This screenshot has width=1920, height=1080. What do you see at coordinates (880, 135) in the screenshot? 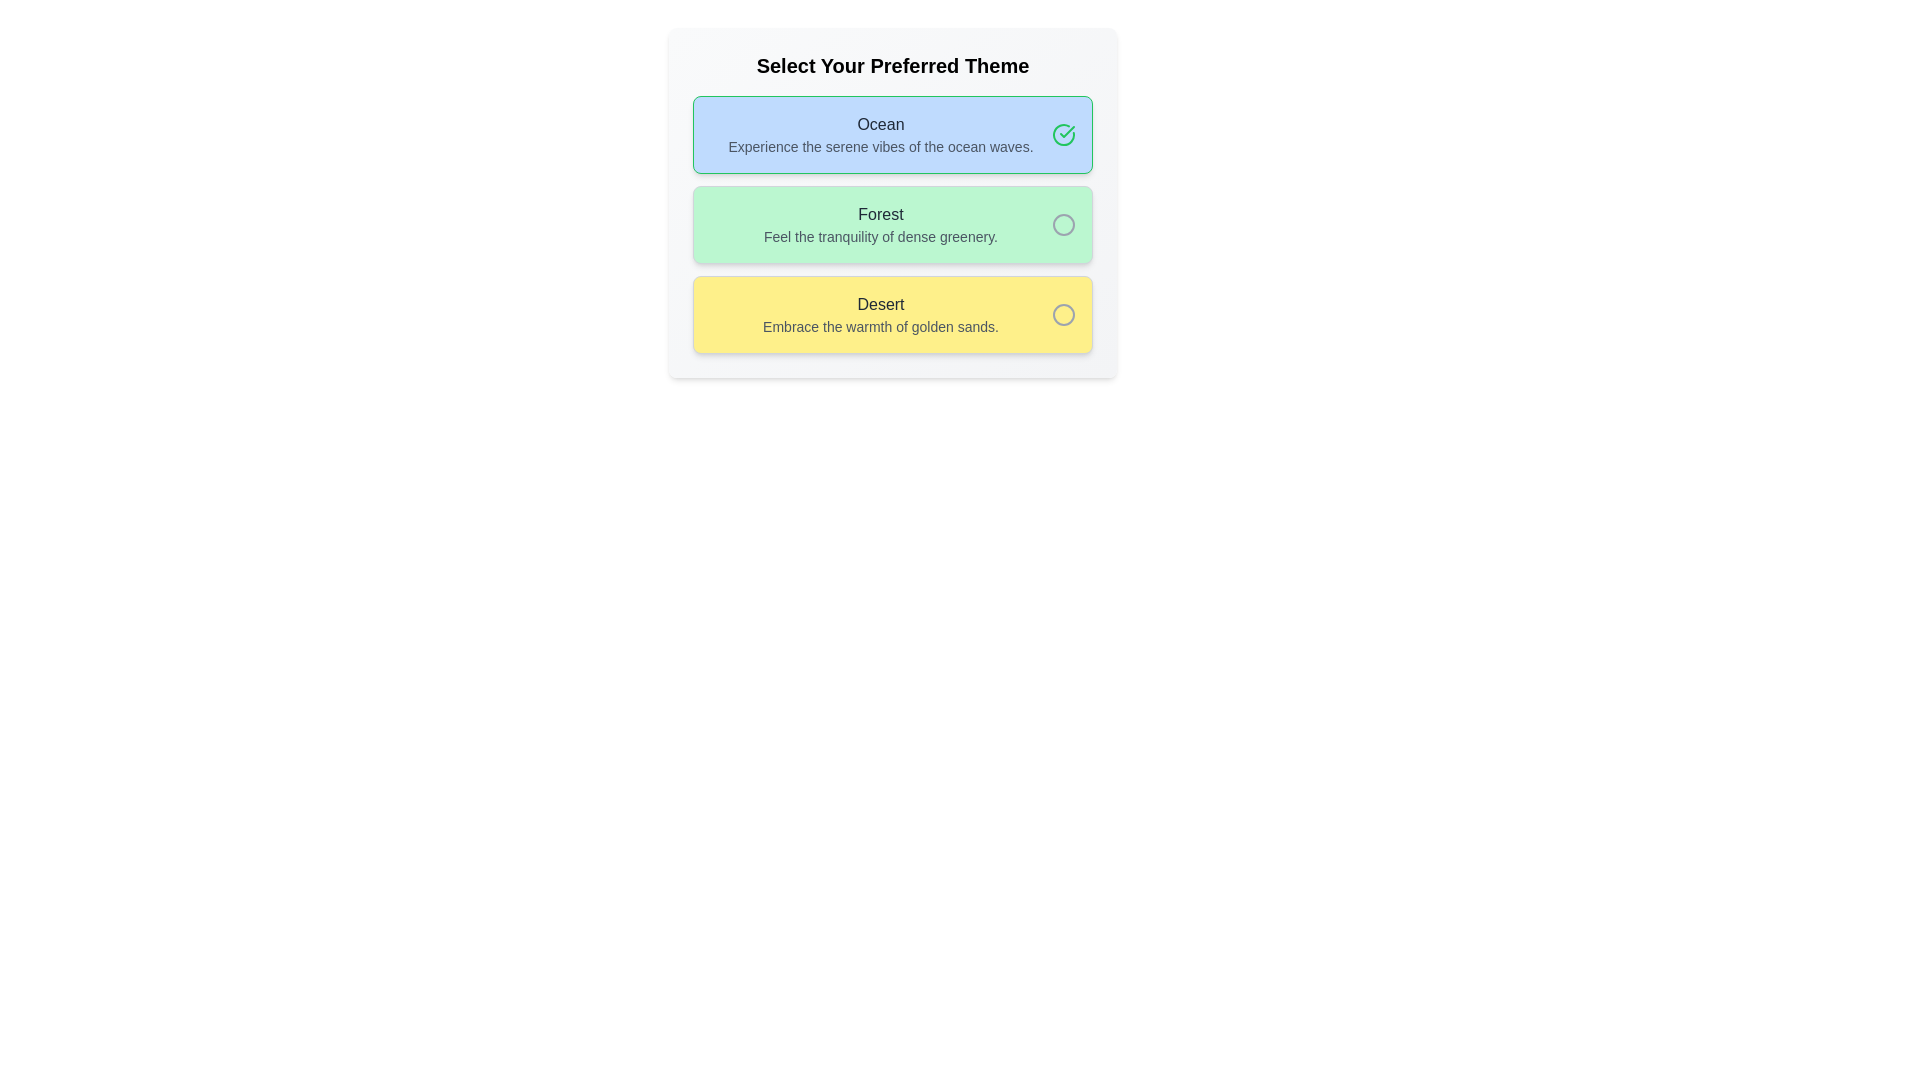
I see `the text block containing 'Ocean' and 'Experience the serene vibes of the ocean waves.'` at bounding box center [880, 135].